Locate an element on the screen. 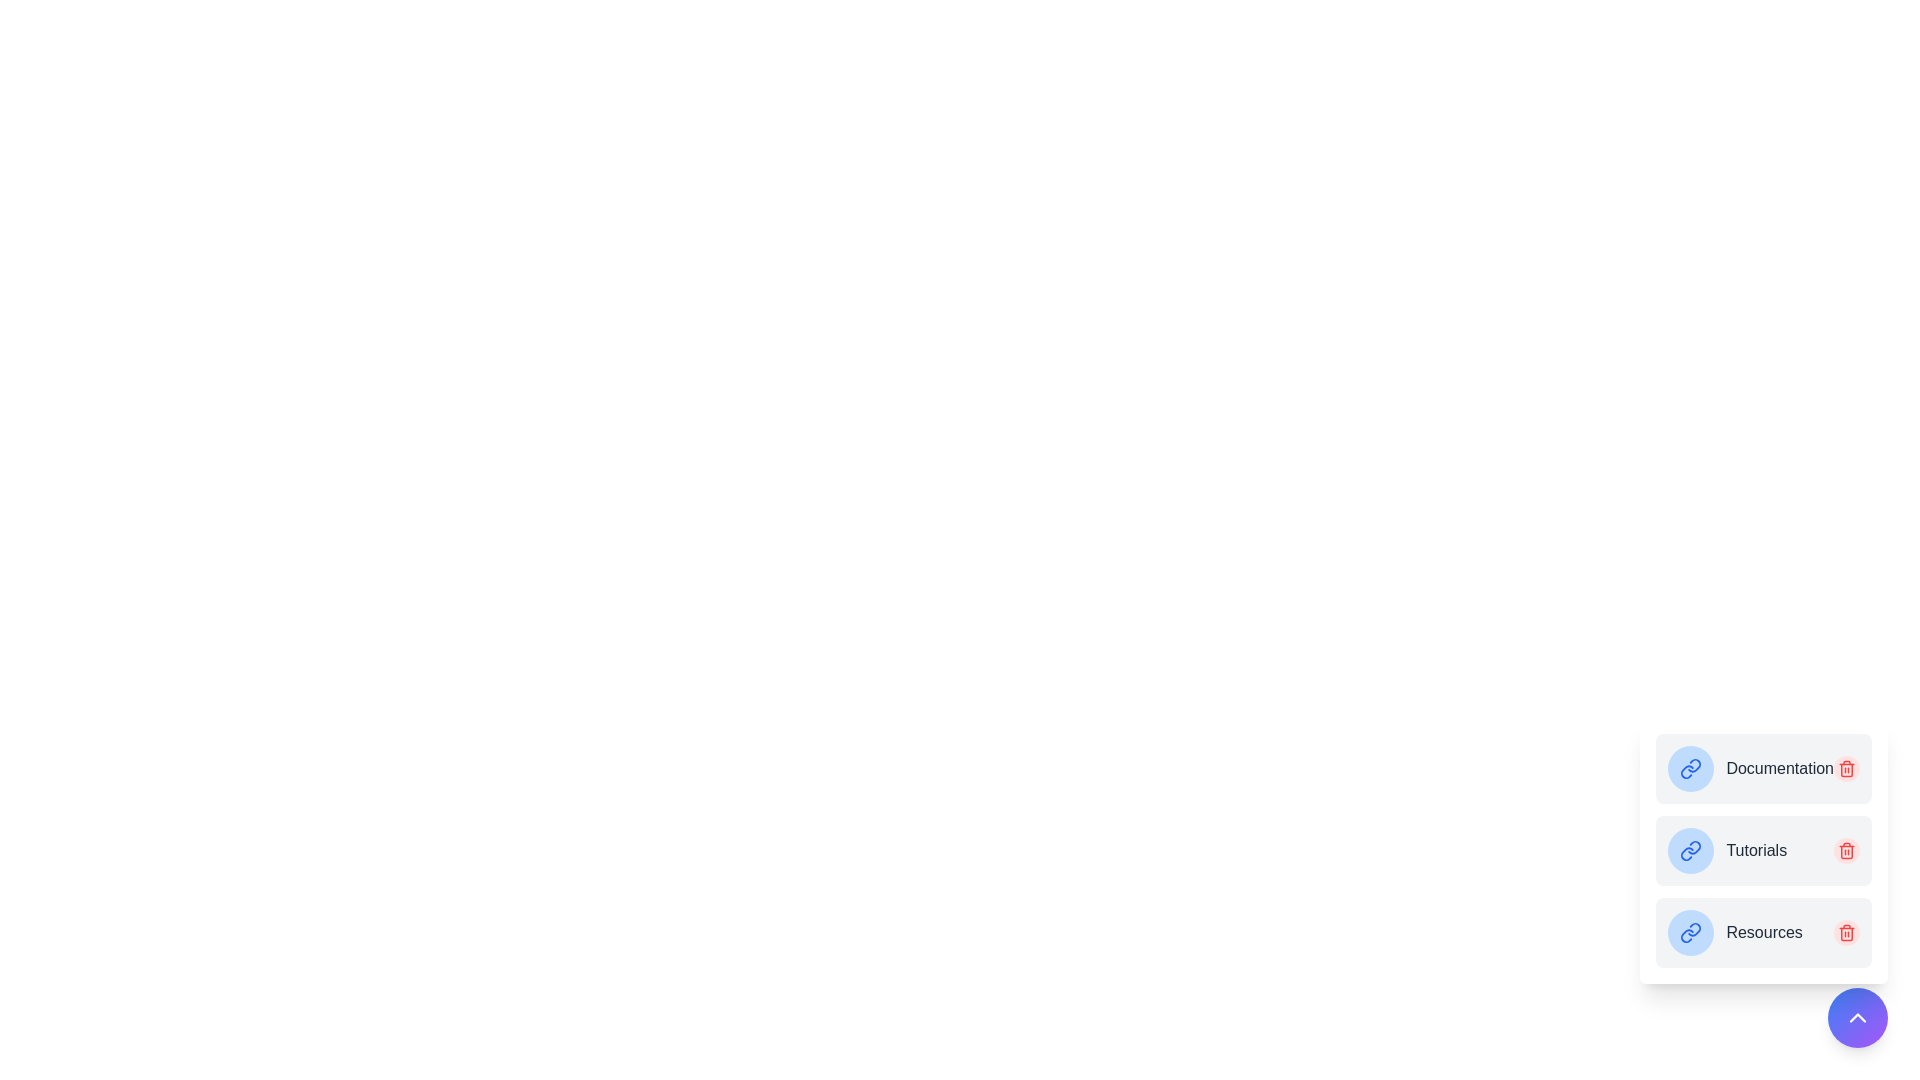 Image resolution: width=1920 pixels, height=1080 pixels. the menu item Tutorials is located at coordinates (1764, 851).